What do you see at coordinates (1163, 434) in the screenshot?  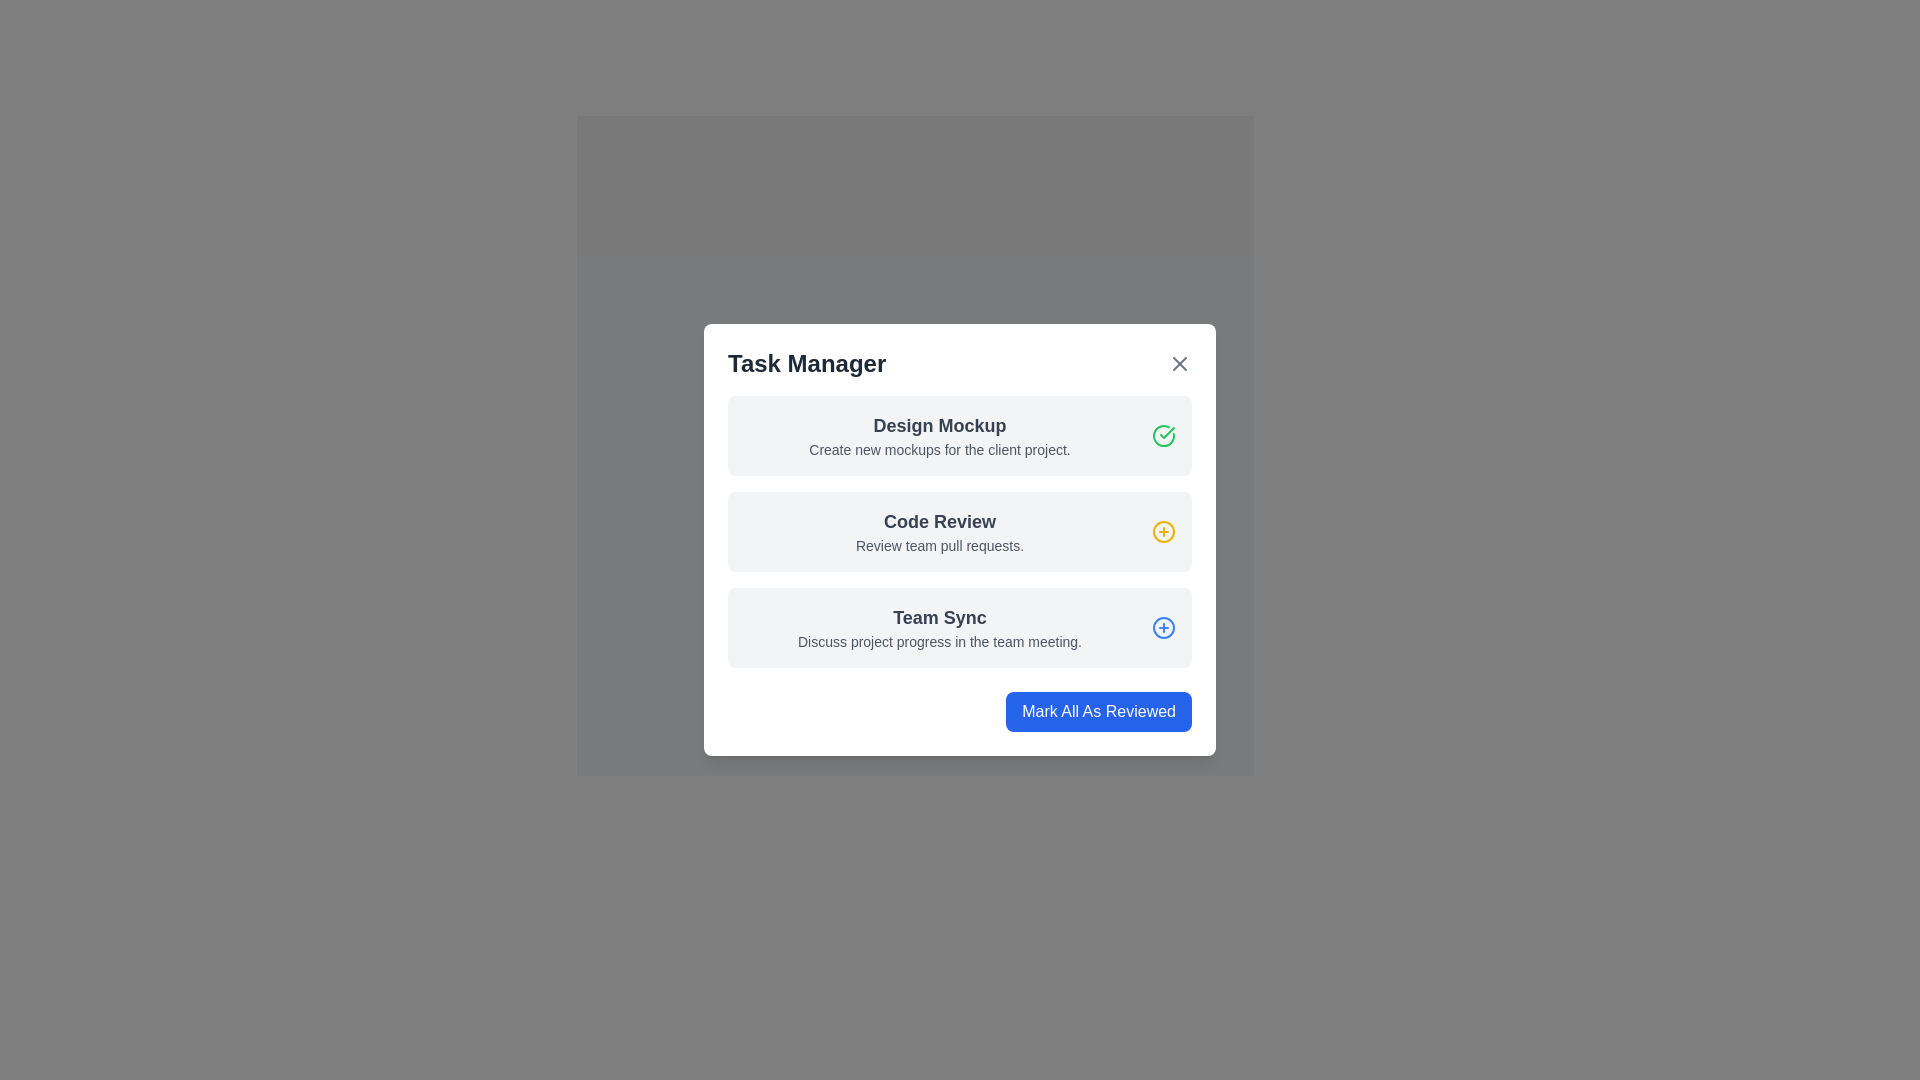 I see `the status indicator icon that signifies the completed state of the 'Design Mockup' task` at bounding box center [1163, 434].